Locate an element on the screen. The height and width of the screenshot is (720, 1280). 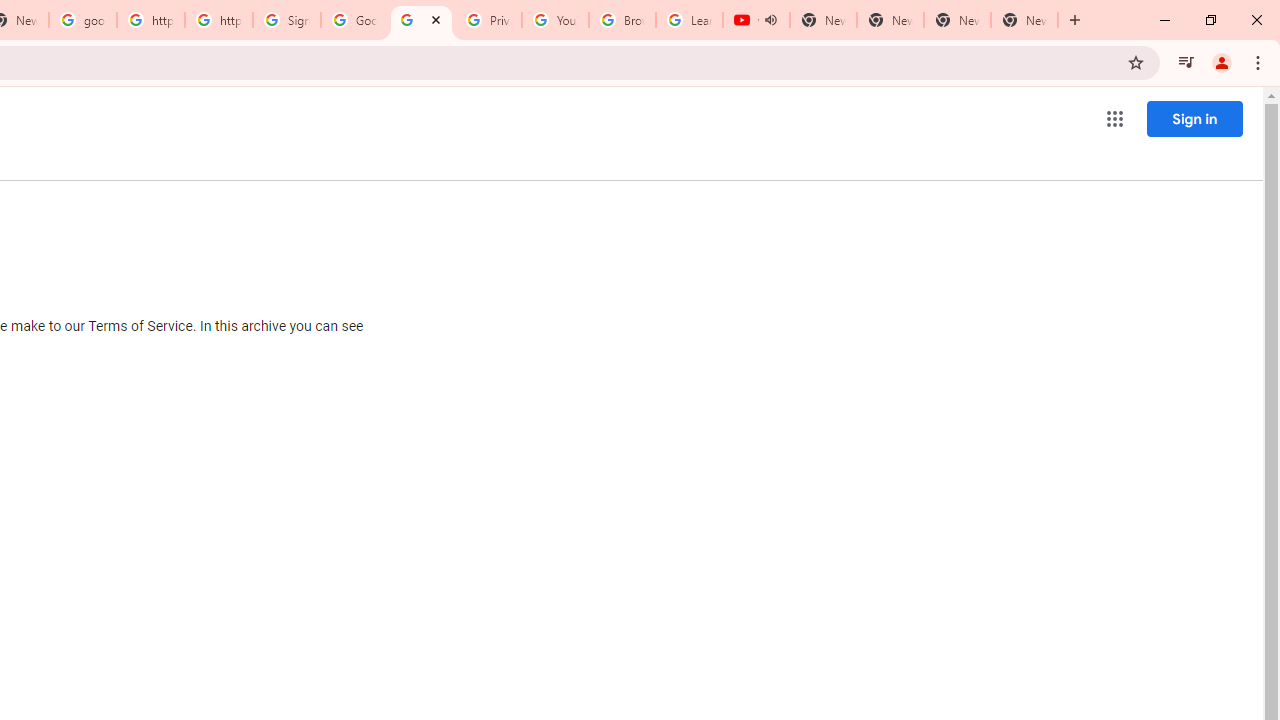
'Control your music, videos, and more' is located at coordinates (1185, 61).